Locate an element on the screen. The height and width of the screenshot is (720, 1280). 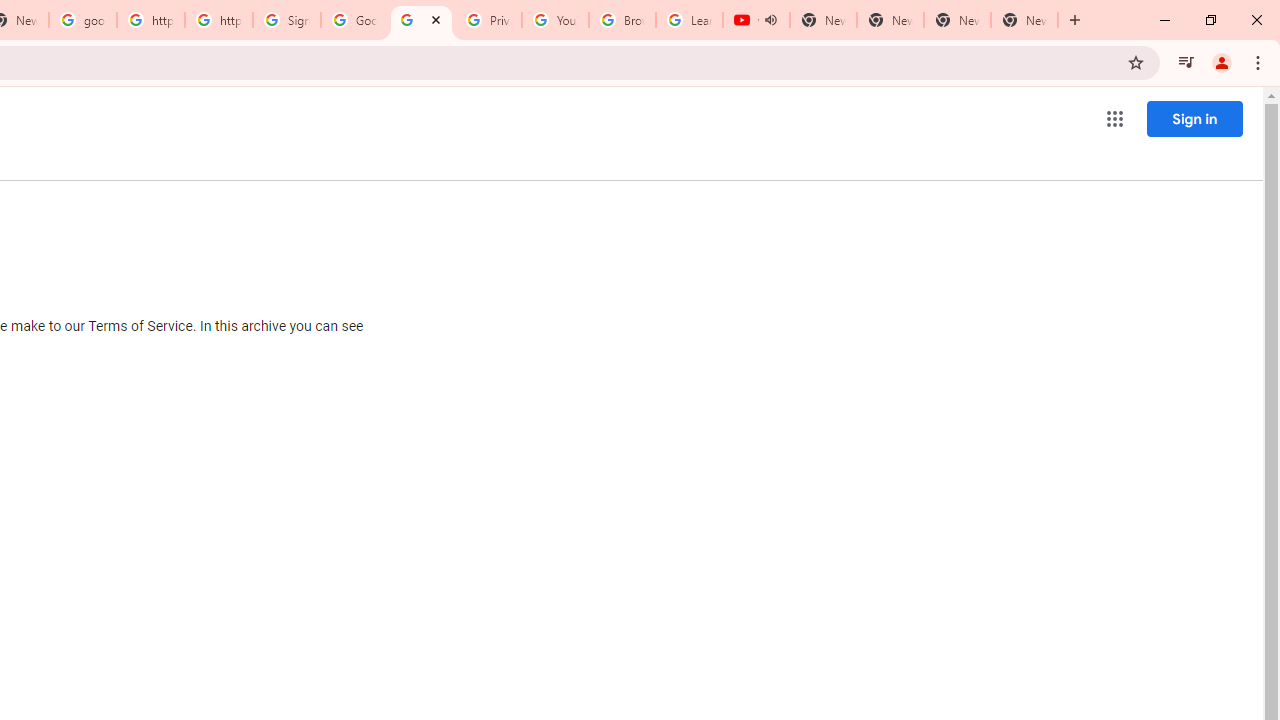
'Control your music, videos, and more' is located at coordinates (1185, 61).